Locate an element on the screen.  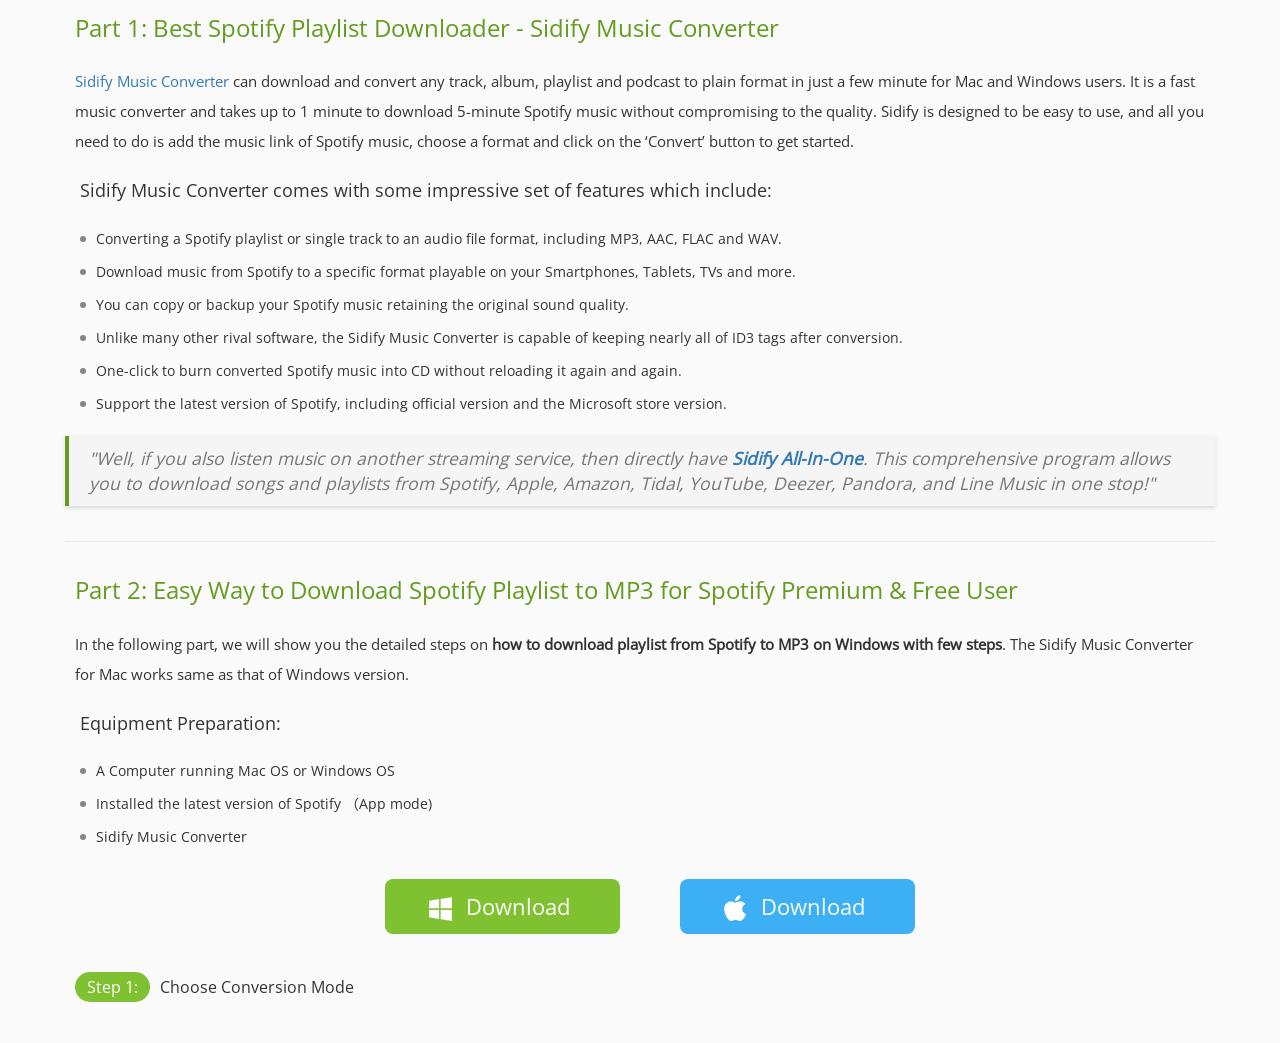
'how to download playlist from Spotify to MP3 on Windows with few steps' is located at coordinates (746, 642).